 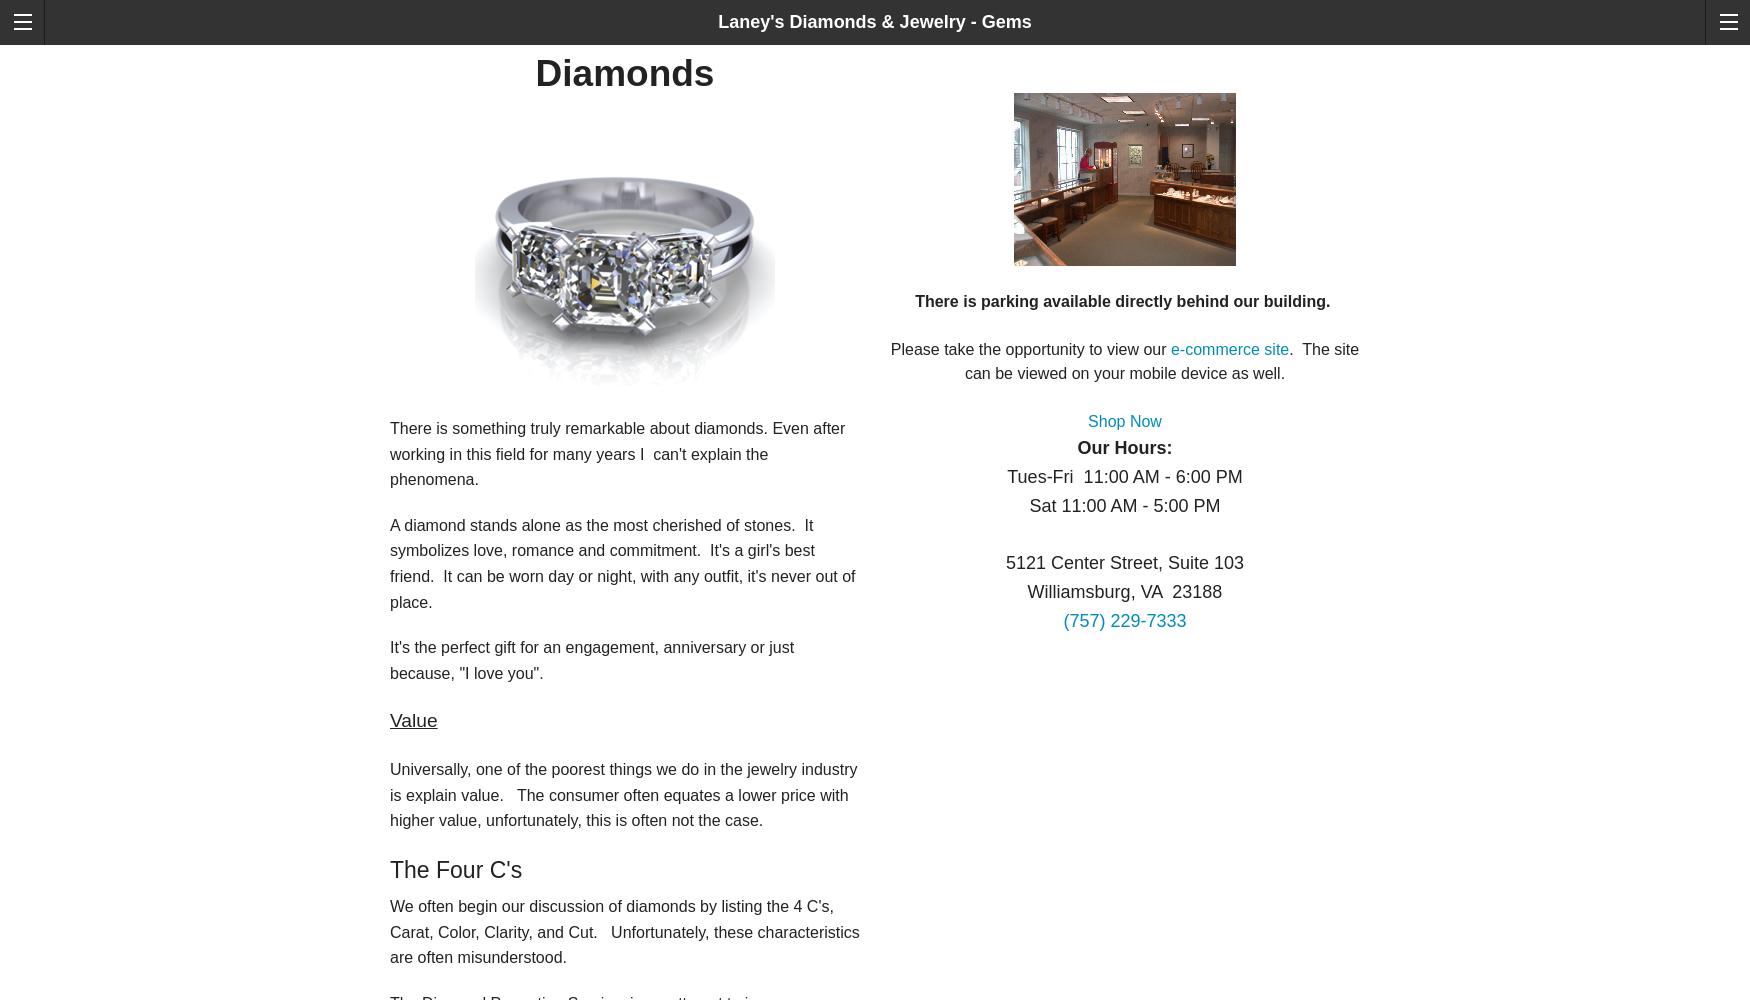 I want to click on 'Williamsburg, VA  23188', so click(x=1124, y=590).